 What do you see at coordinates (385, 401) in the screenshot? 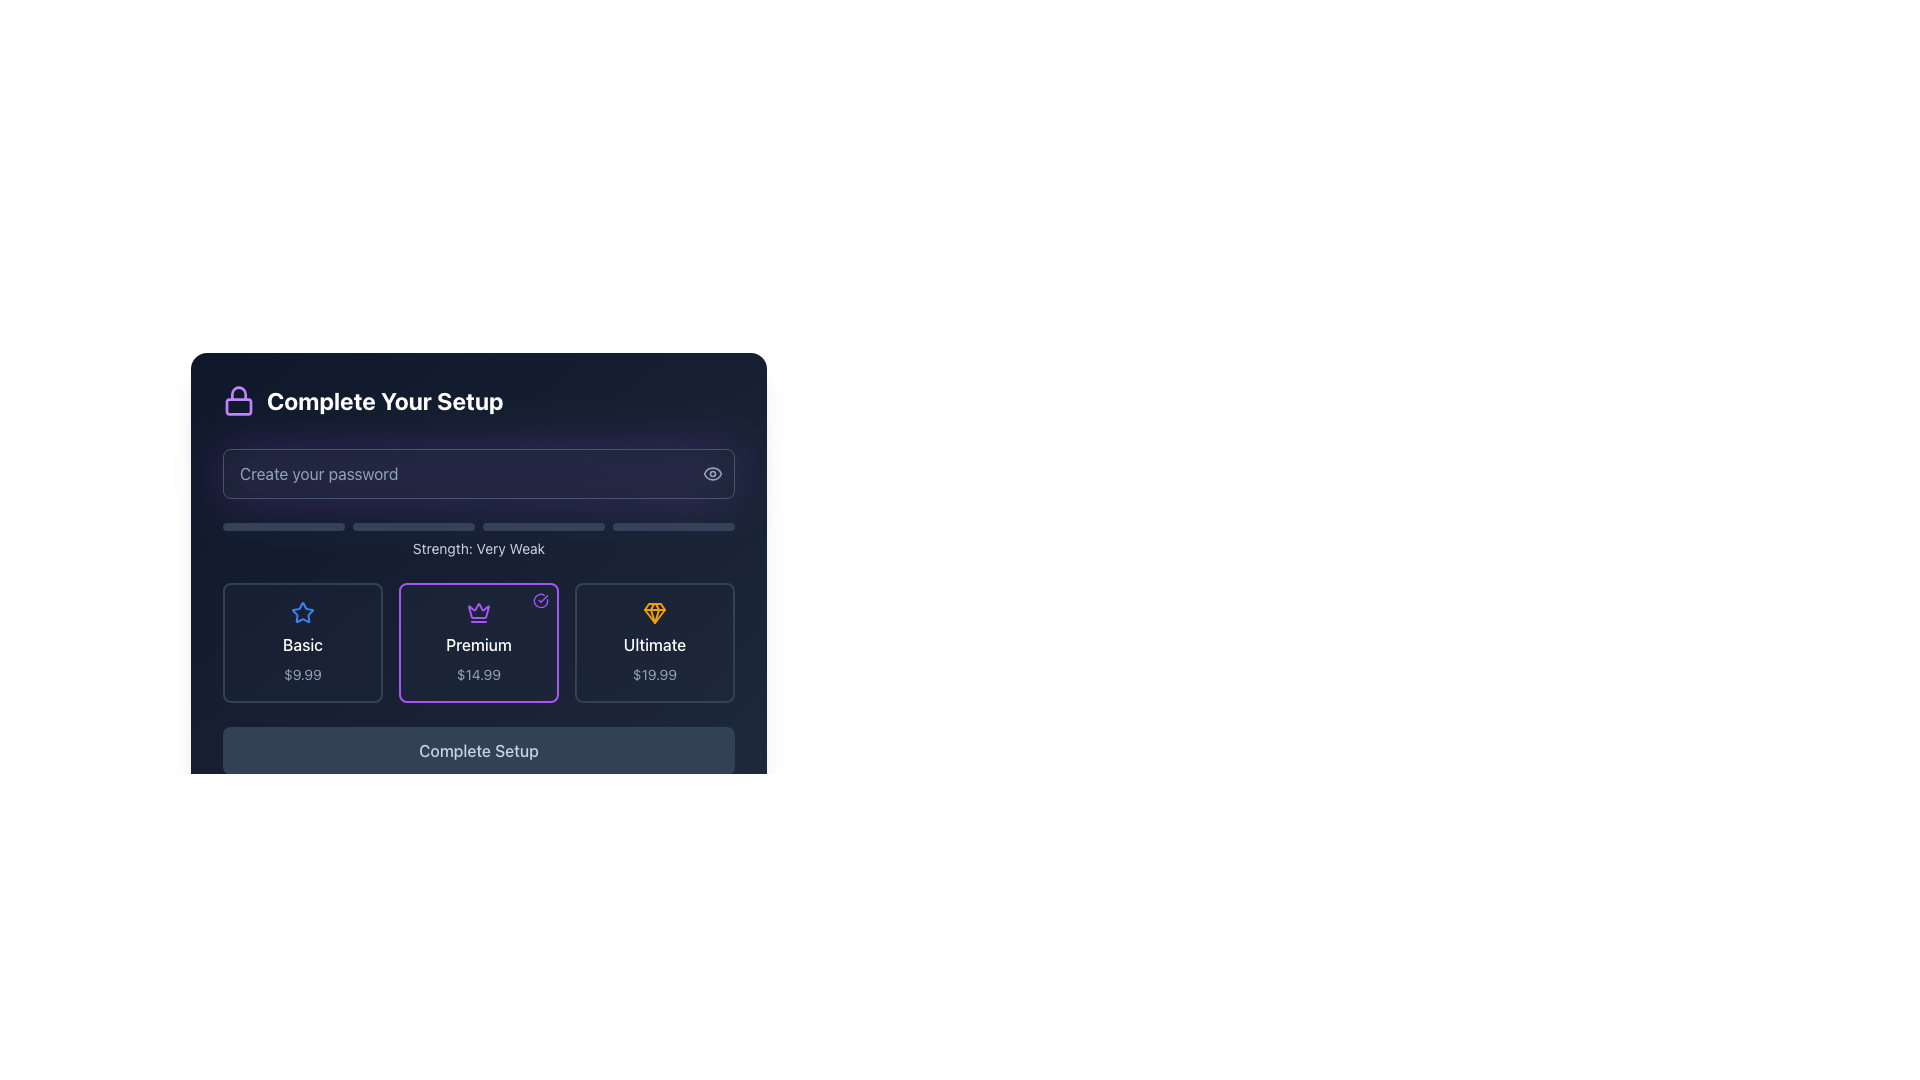
I see `the large, bold, white text displaying 'Complete Your Setup.' which is prominently positioned atop a dark background, serving as a headline above the password input field` at bounding box center [385, 401].